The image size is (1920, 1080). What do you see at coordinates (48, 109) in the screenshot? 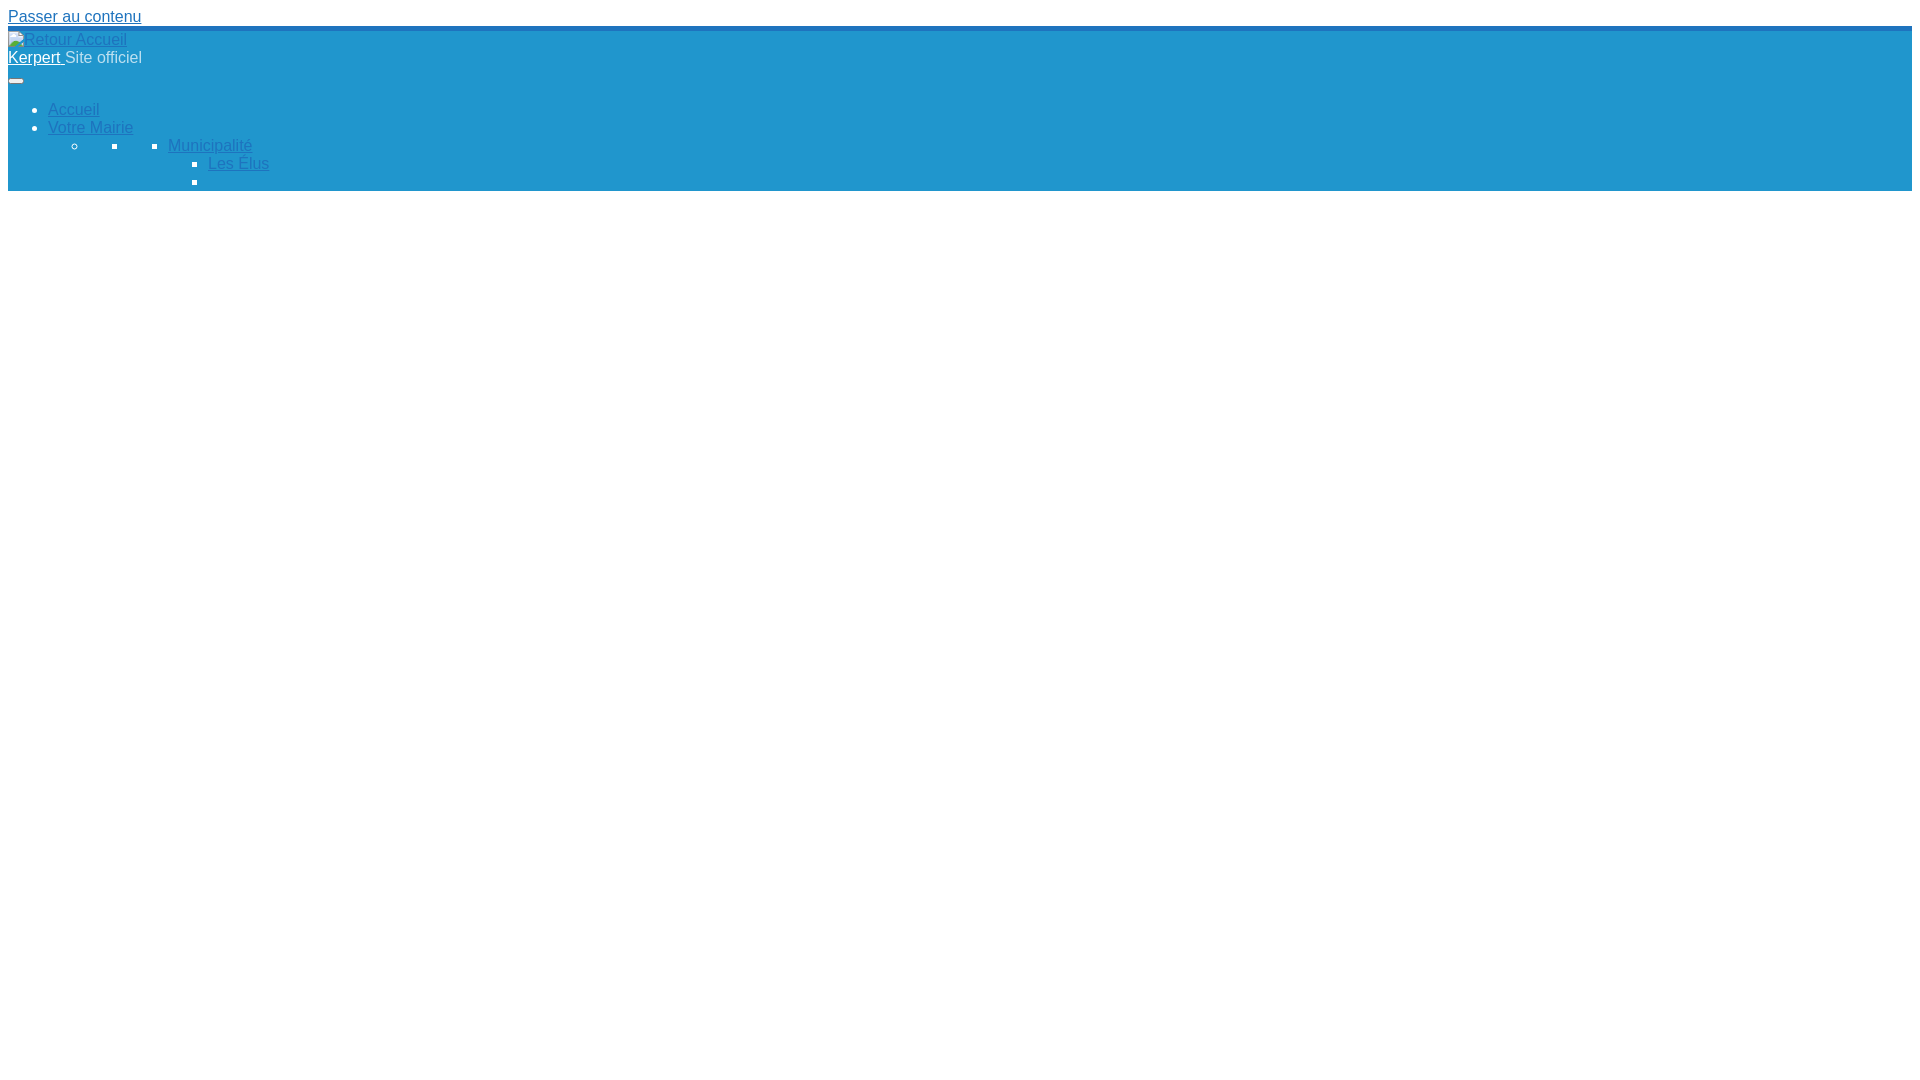
I see `'Accueil'` at bounding box center [48, 109].